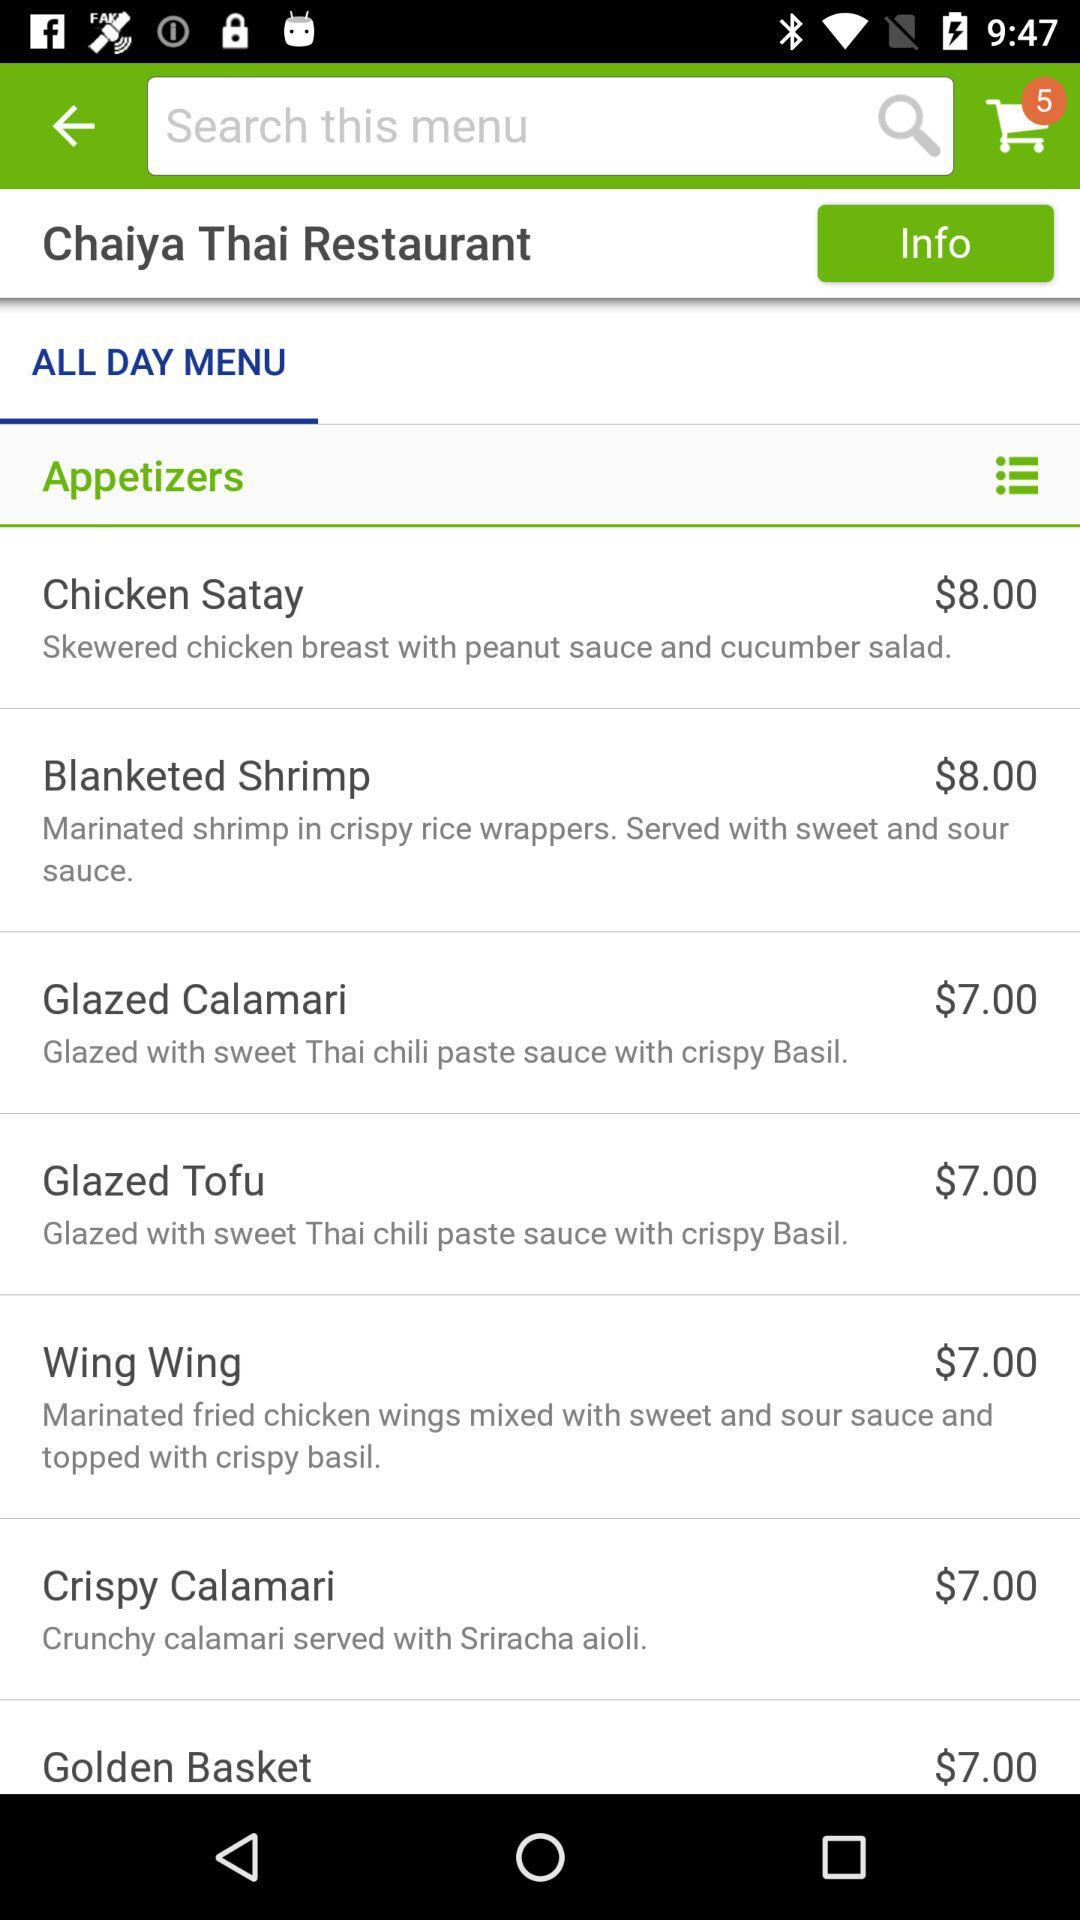  Describe the element at coordinates (935, 242) in the screenshot. I see `icon next to chaiya thai restaurant` at that location.